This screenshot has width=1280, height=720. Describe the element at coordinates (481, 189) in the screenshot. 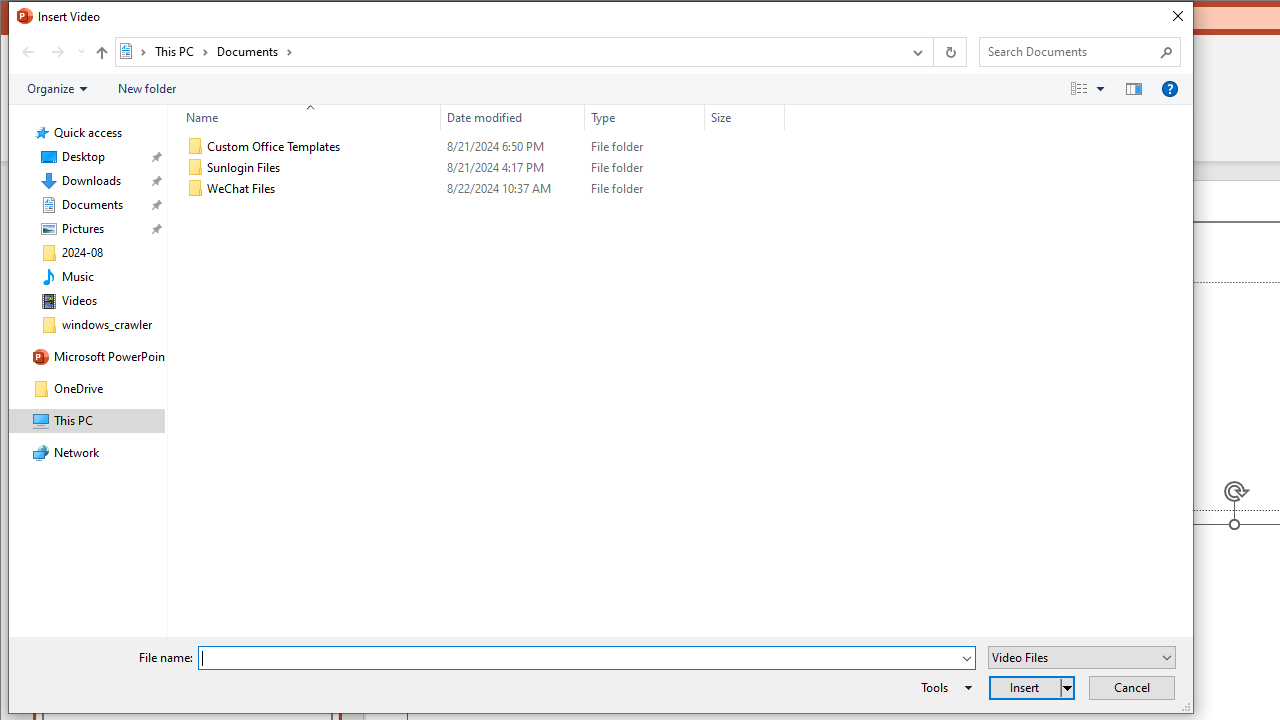

I see `'WeChat Files'` at that location.